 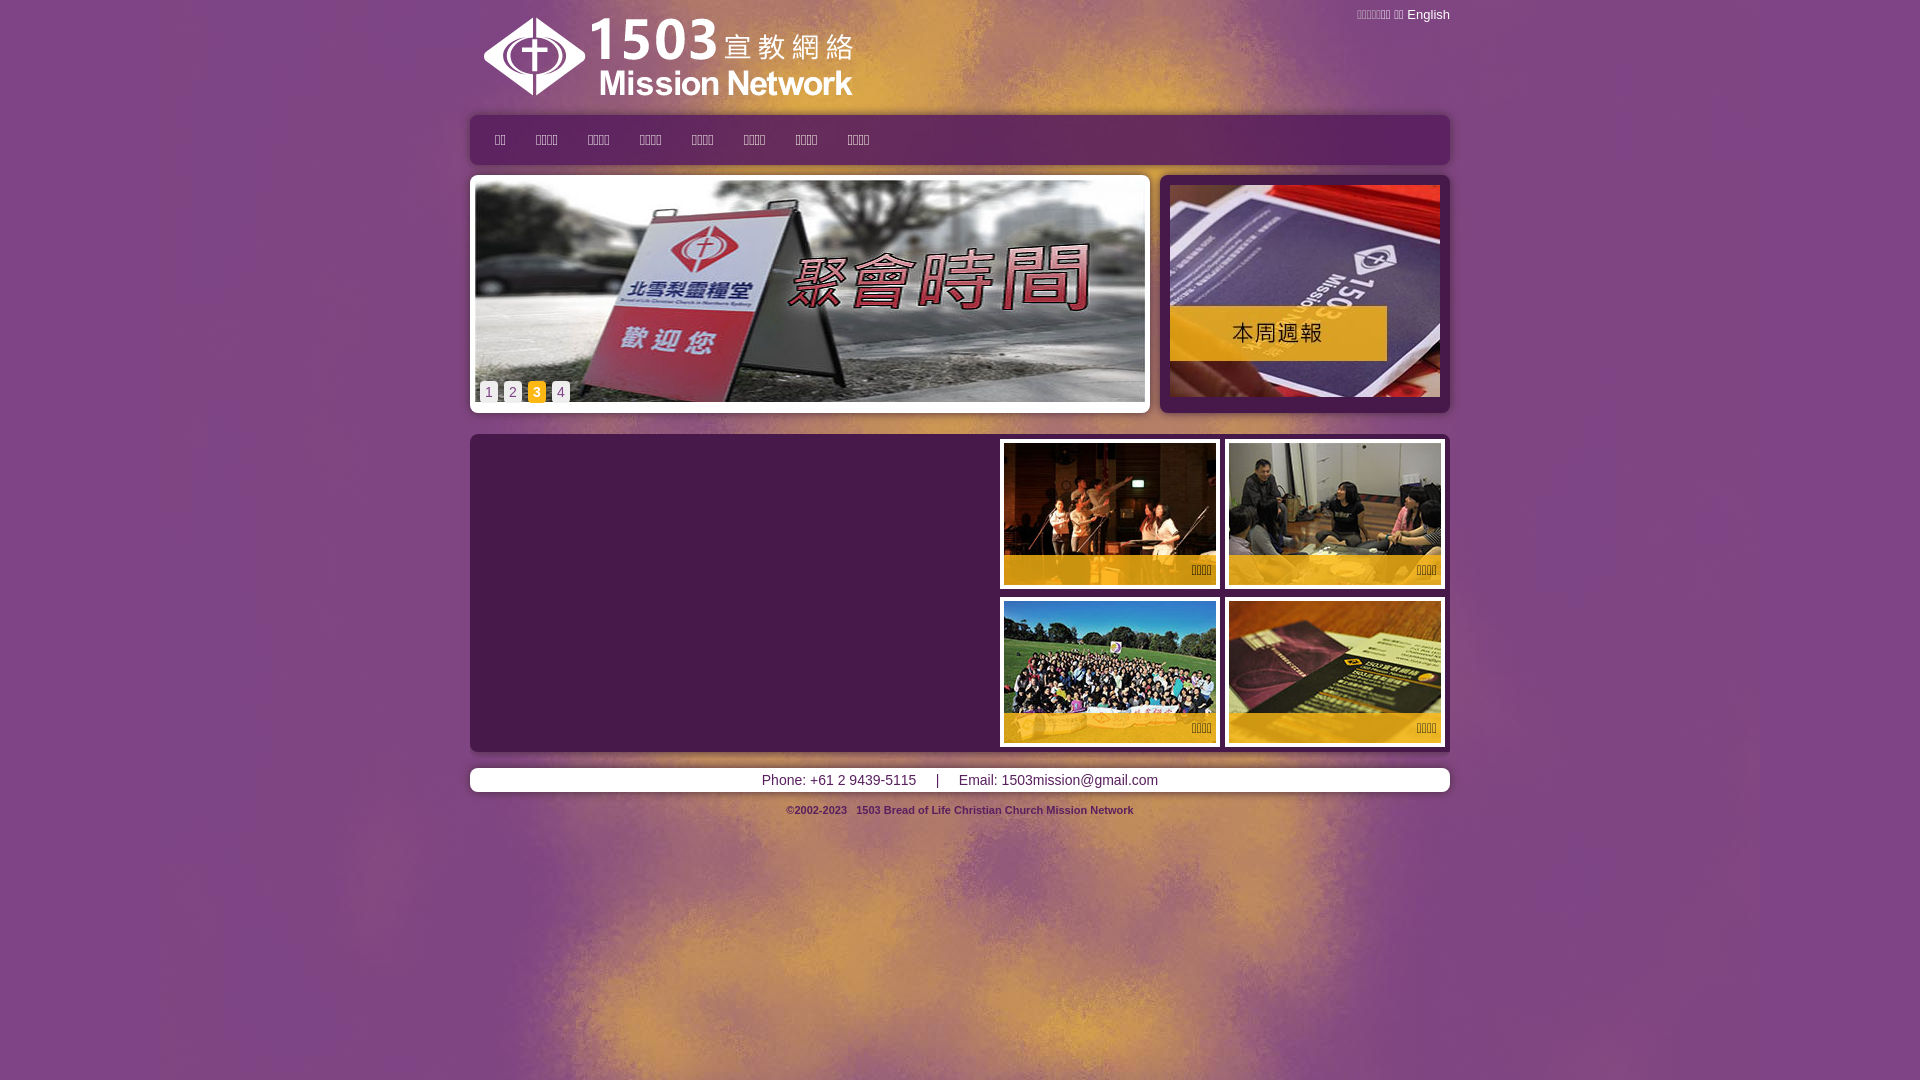 What do you see at coordinates (513, 392) in the screenshot?
I see `'2'` at bounding box center [513, 392].